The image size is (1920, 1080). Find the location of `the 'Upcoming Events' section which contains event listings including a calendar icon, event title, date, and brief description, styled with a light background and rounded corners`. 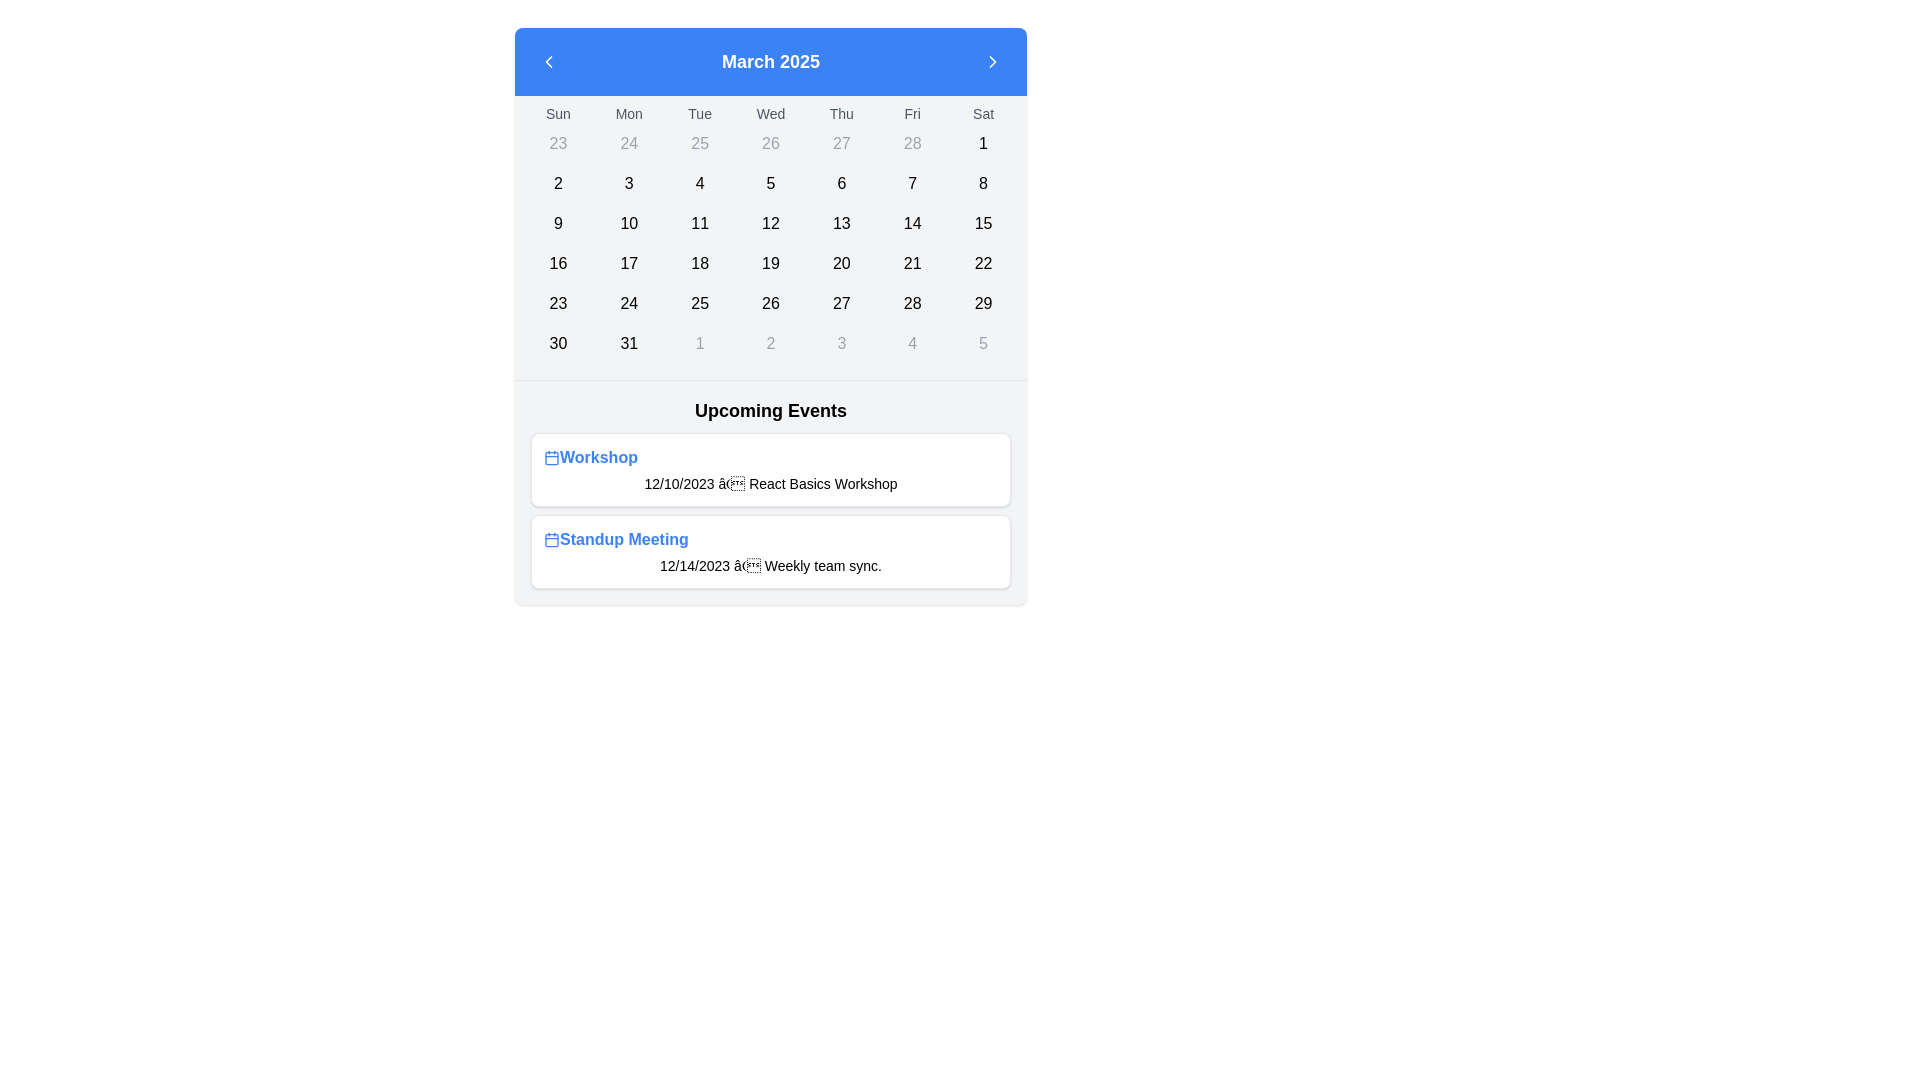

the 'Upcoming Events' section which contains event listings including a calendar icon, event title, date, and brief description, styled with a light background and rounded corners is located at coordinates (770, 492).